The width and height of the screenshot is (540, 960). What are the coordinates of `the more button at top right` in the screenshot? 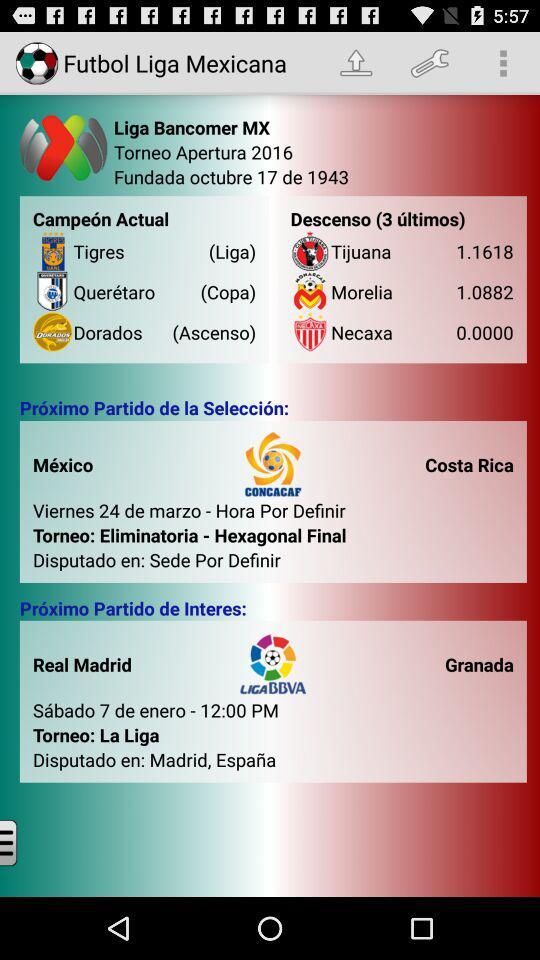 It's located at (502, 63).